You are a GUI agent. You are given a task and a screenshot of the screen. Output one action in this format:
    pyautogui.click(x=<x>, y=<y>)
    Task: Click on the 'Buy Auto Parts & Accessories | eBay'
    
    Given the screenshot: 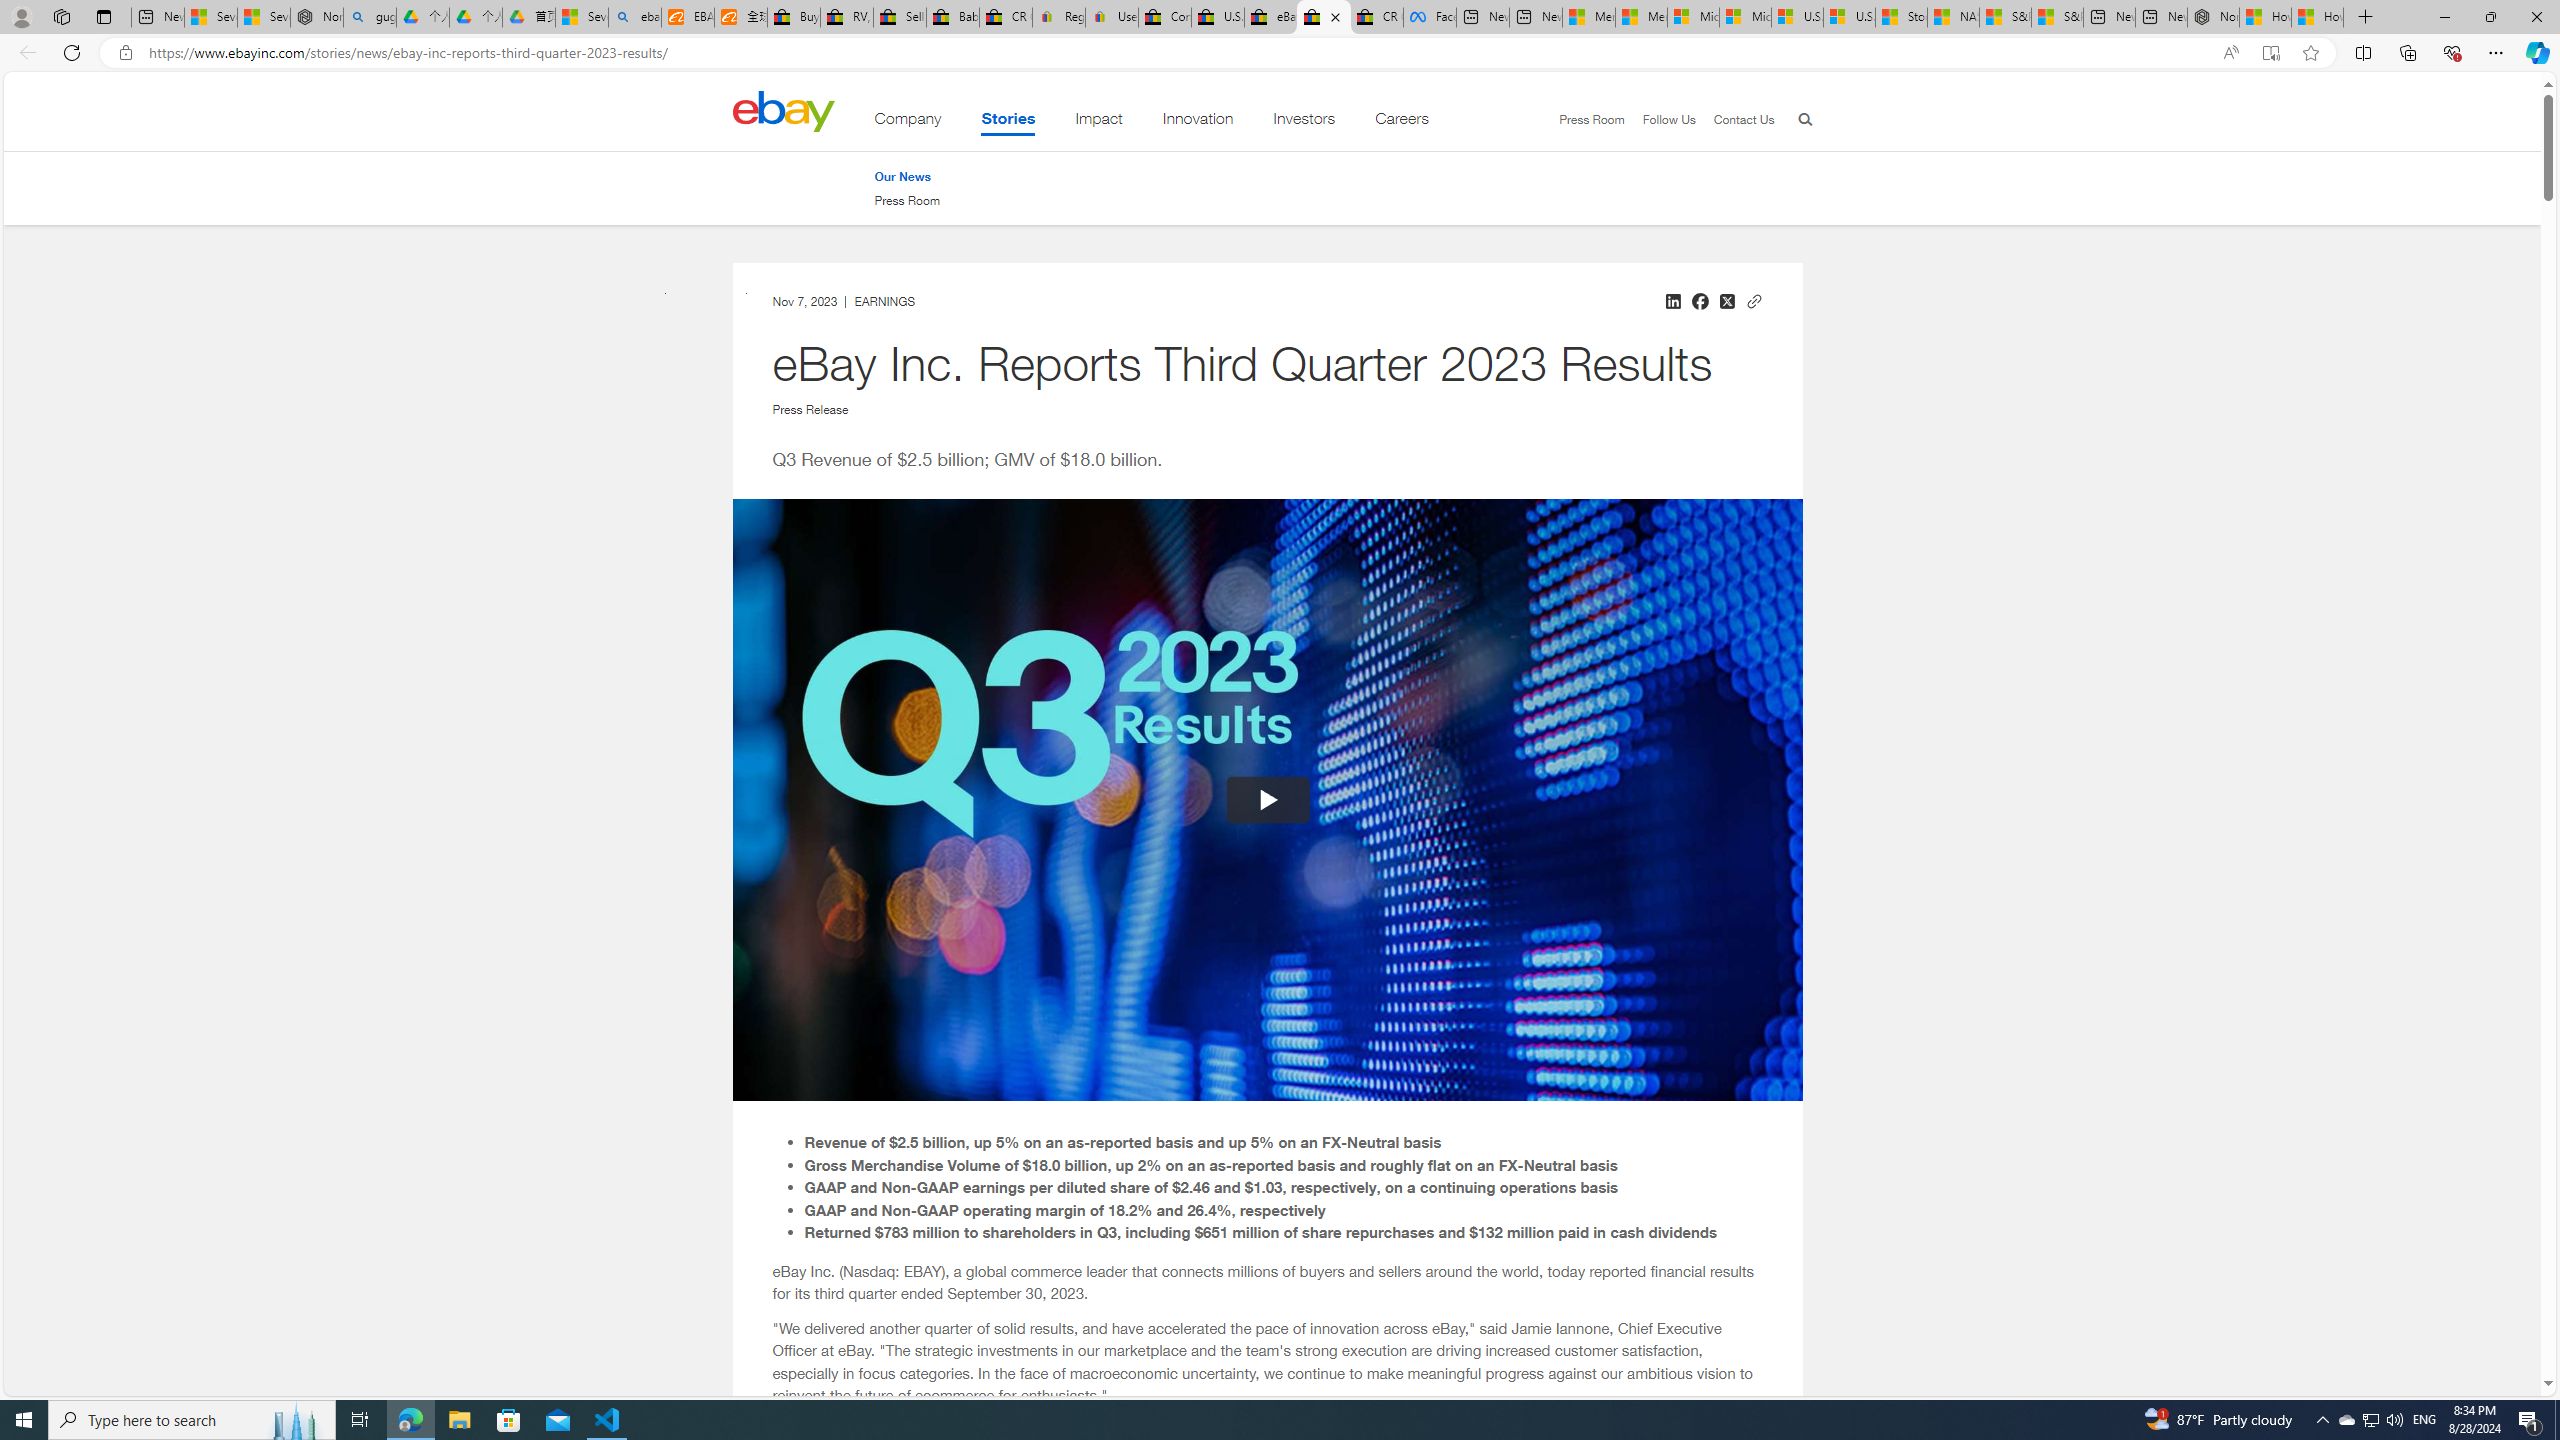 What is the action you would take?
    pyautogui.click(x=792, y=16)
    